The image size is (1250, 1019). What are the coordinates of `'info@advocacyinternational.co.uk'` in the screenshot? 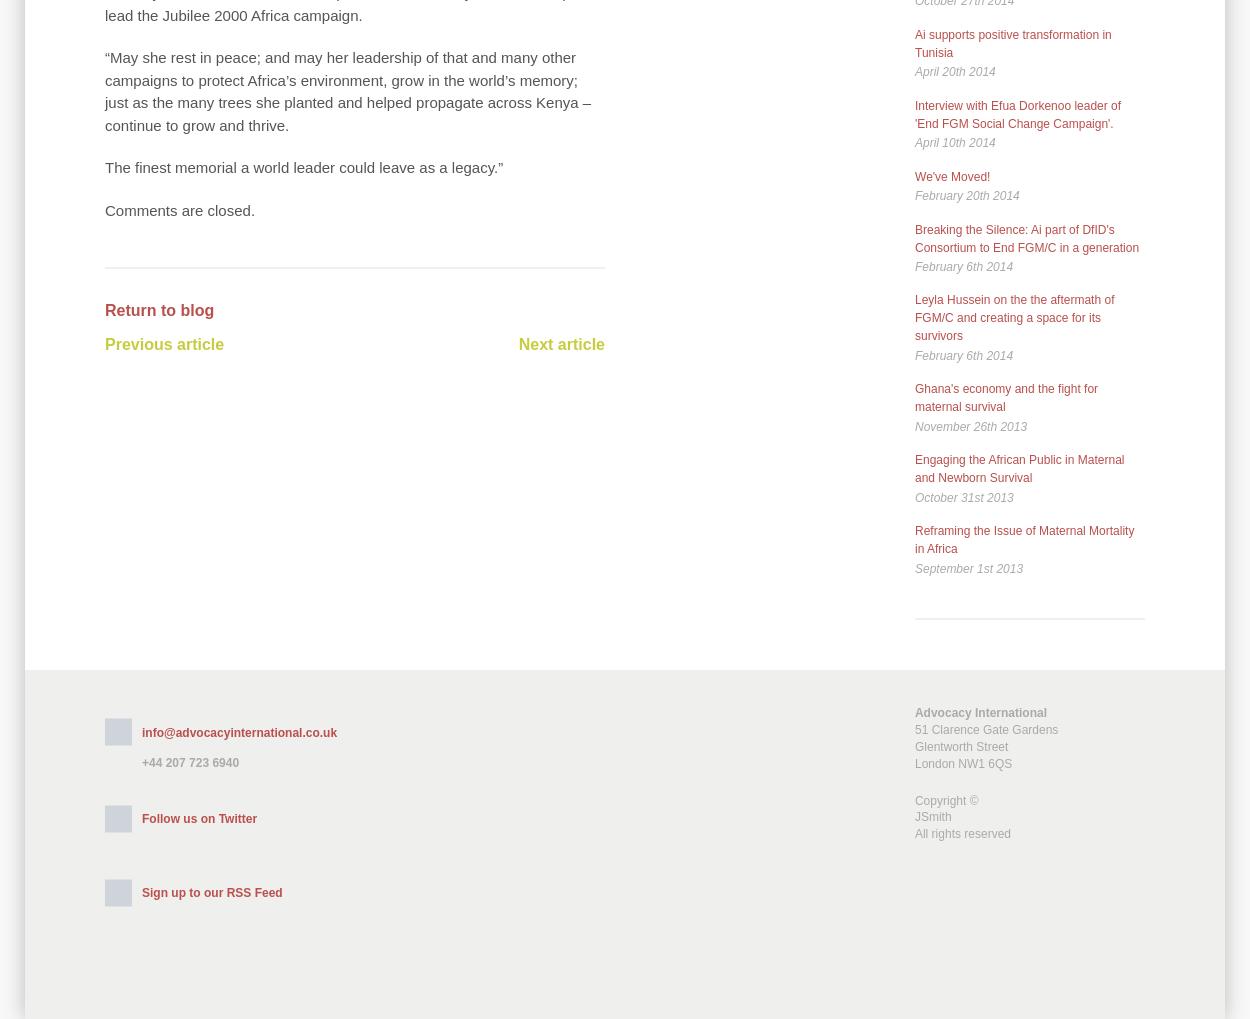 It's located at (238, 732).